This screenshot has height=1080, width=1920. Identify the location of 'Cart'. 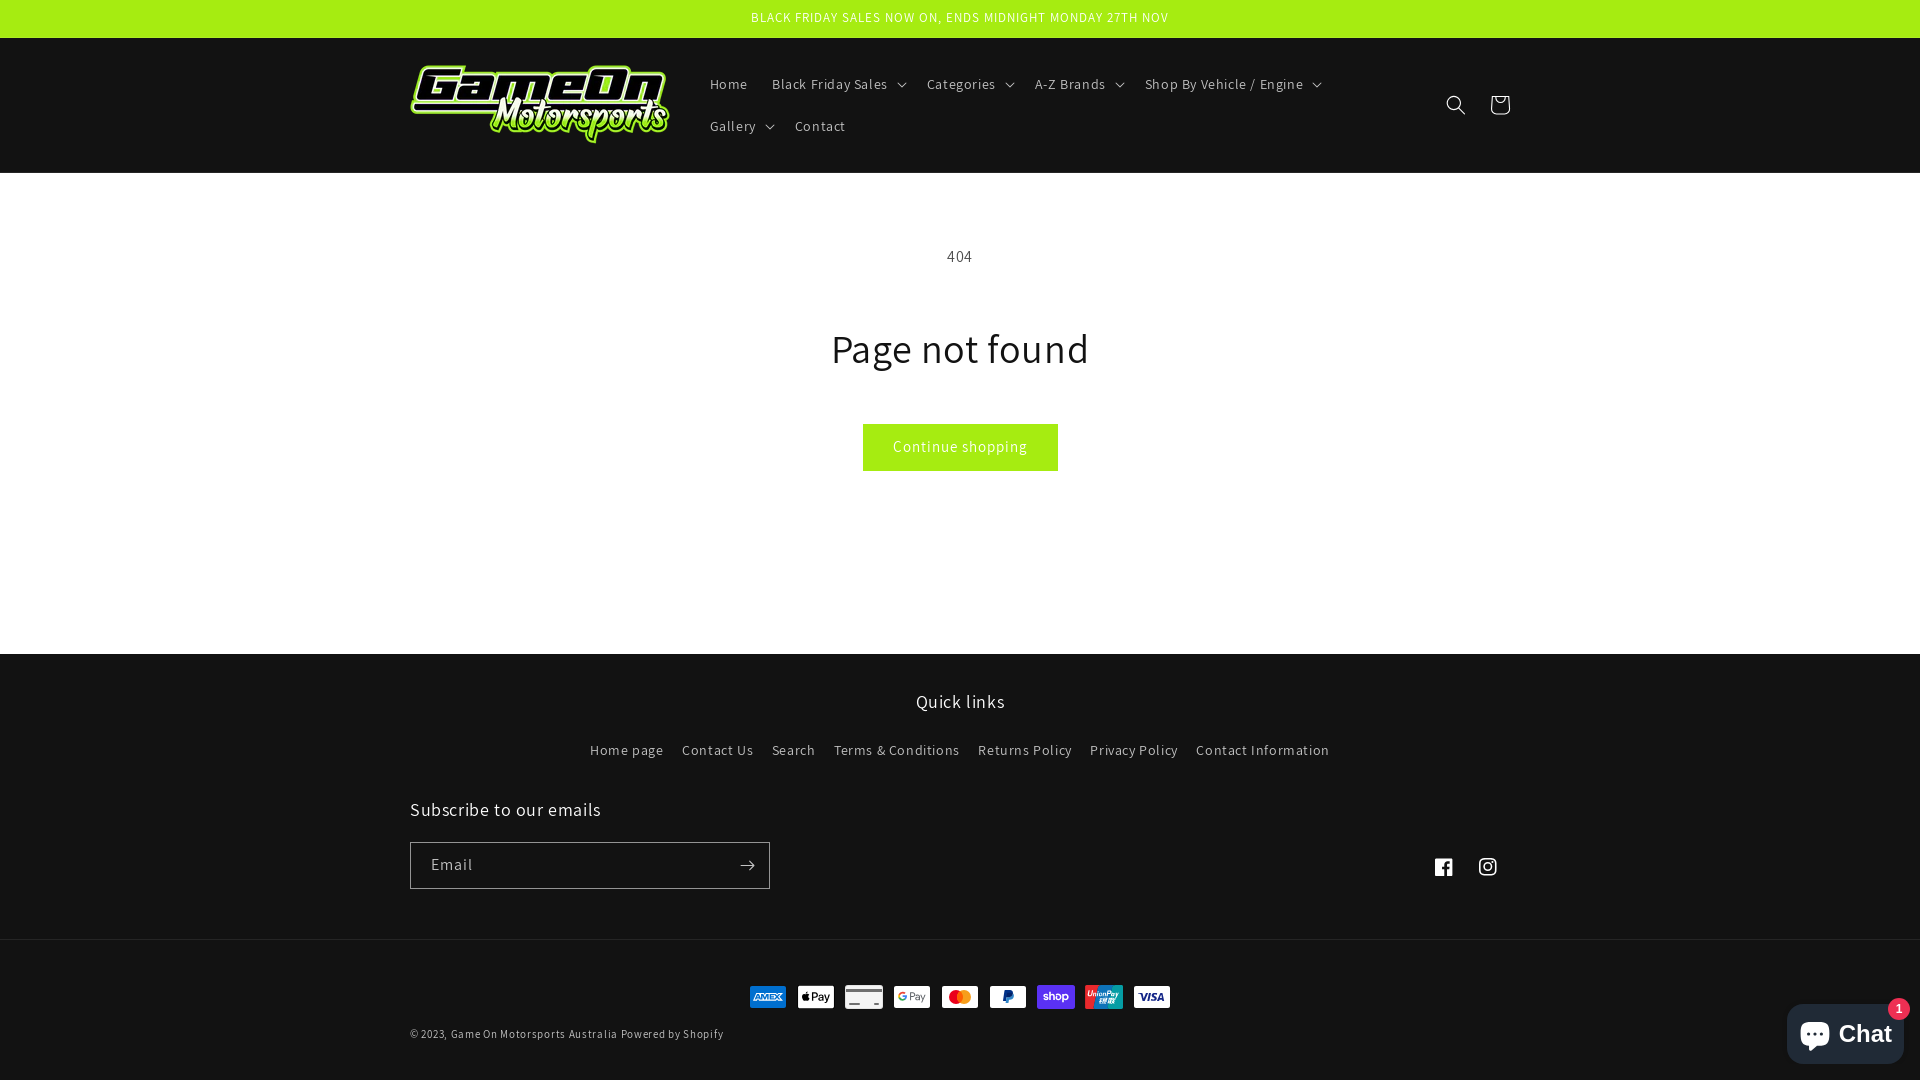
(1499, 104).